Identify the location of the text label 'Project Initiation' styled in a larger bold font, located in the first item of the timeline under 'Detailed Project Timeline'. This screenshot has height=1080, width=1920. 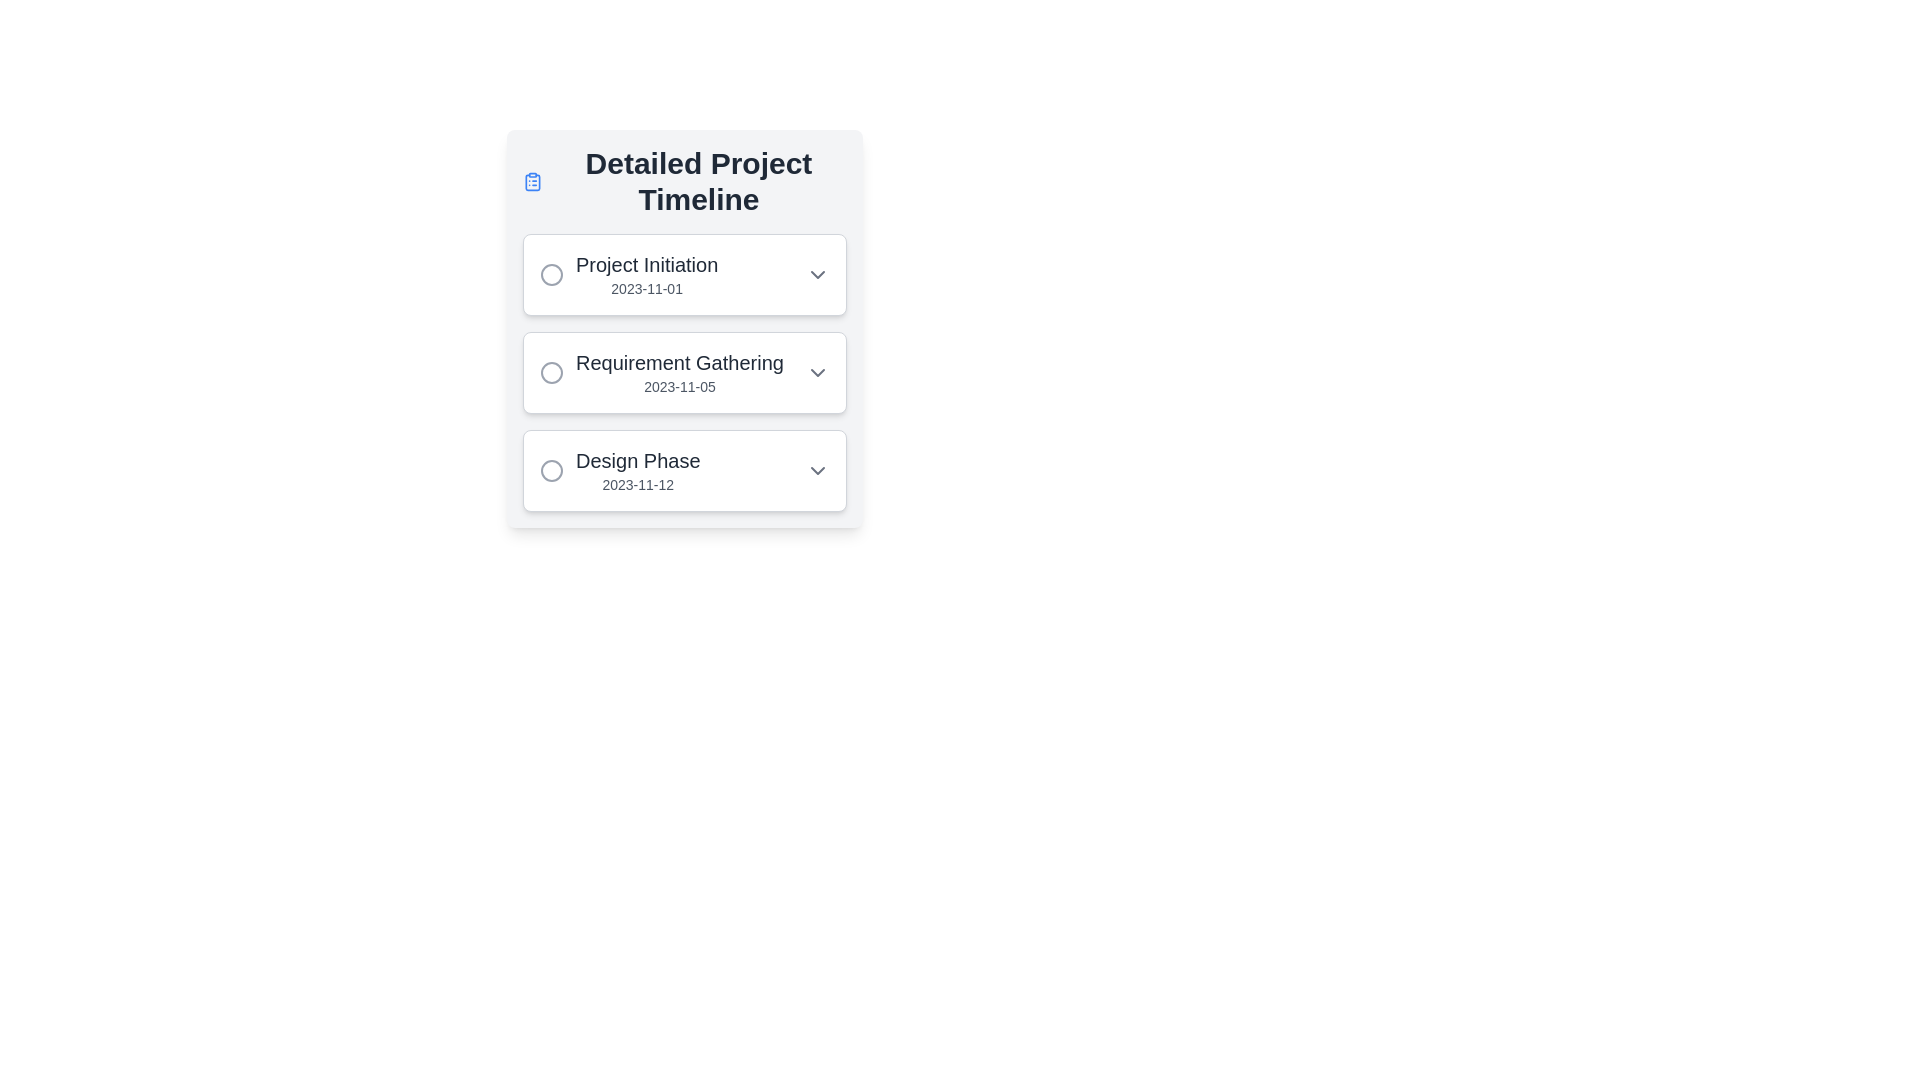
(647, 264).